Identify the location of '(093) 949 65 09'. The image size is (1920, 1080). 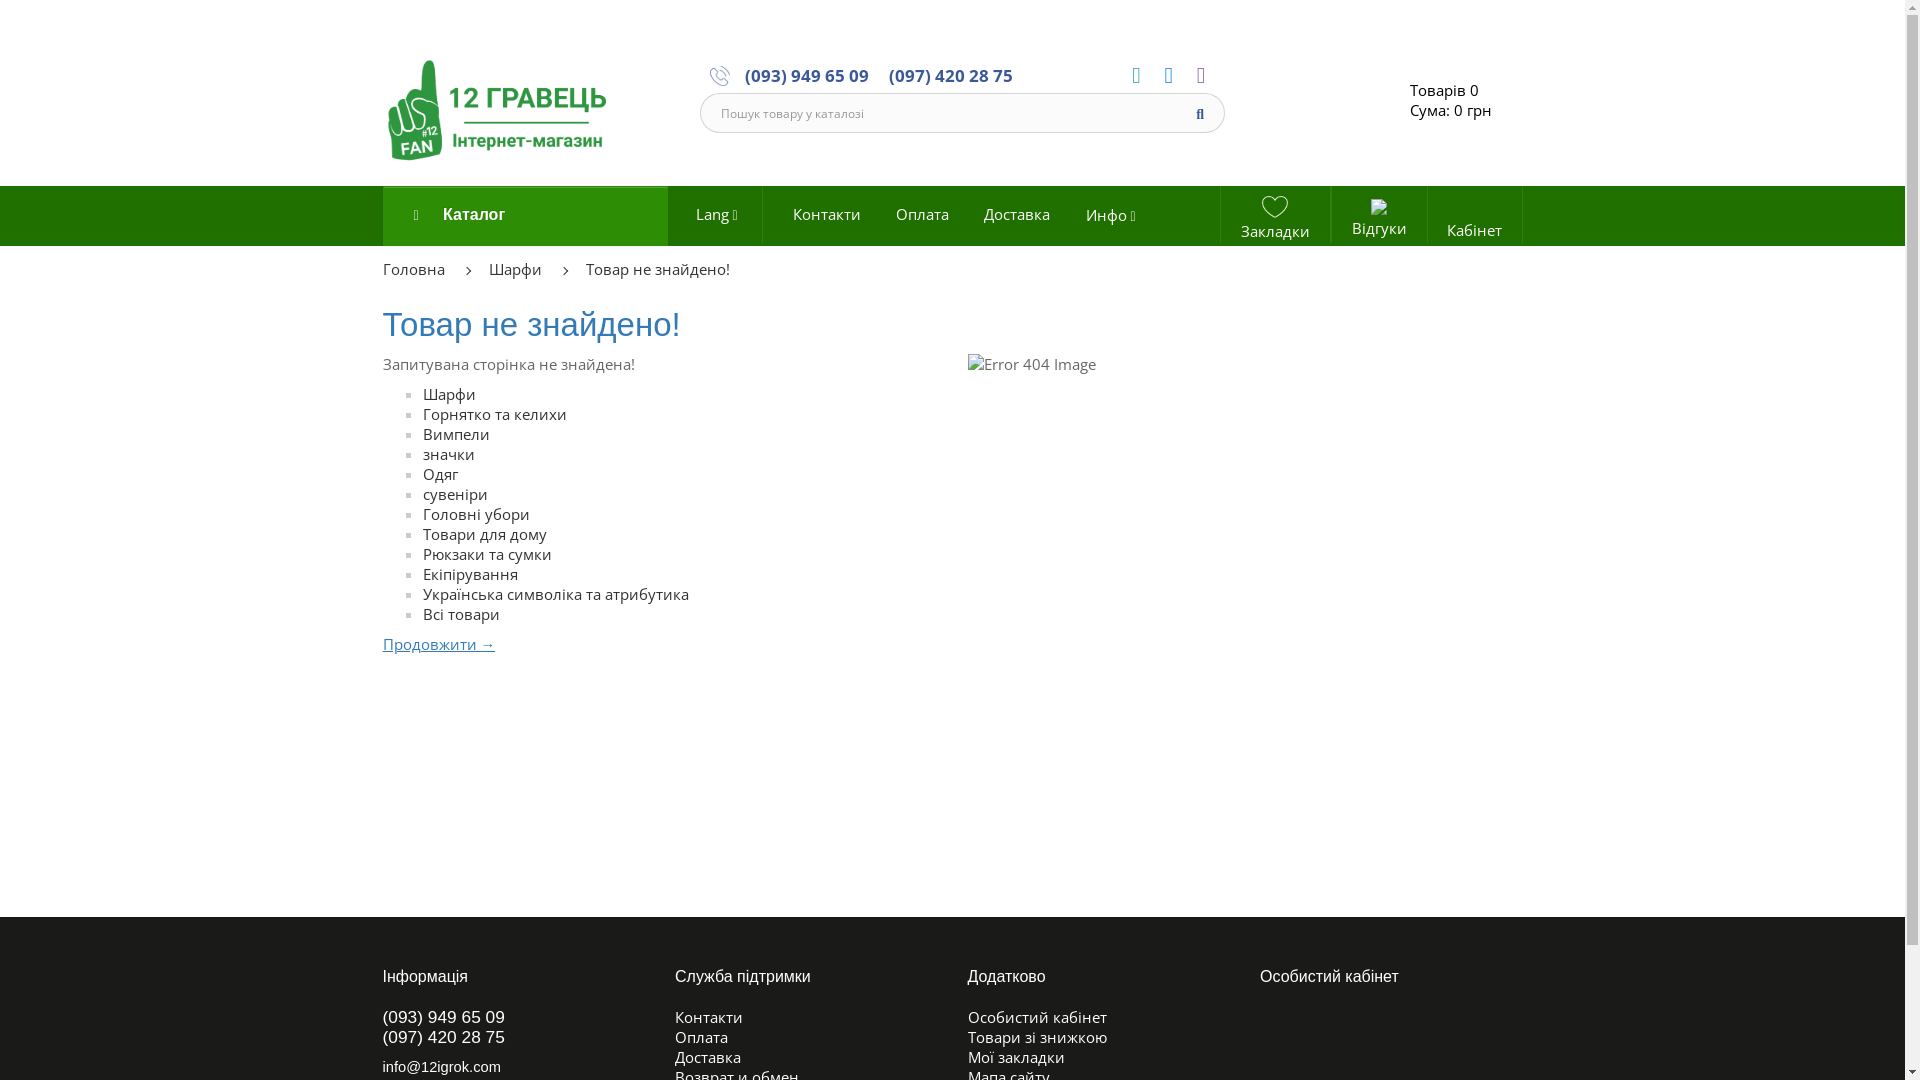
(806, 73).